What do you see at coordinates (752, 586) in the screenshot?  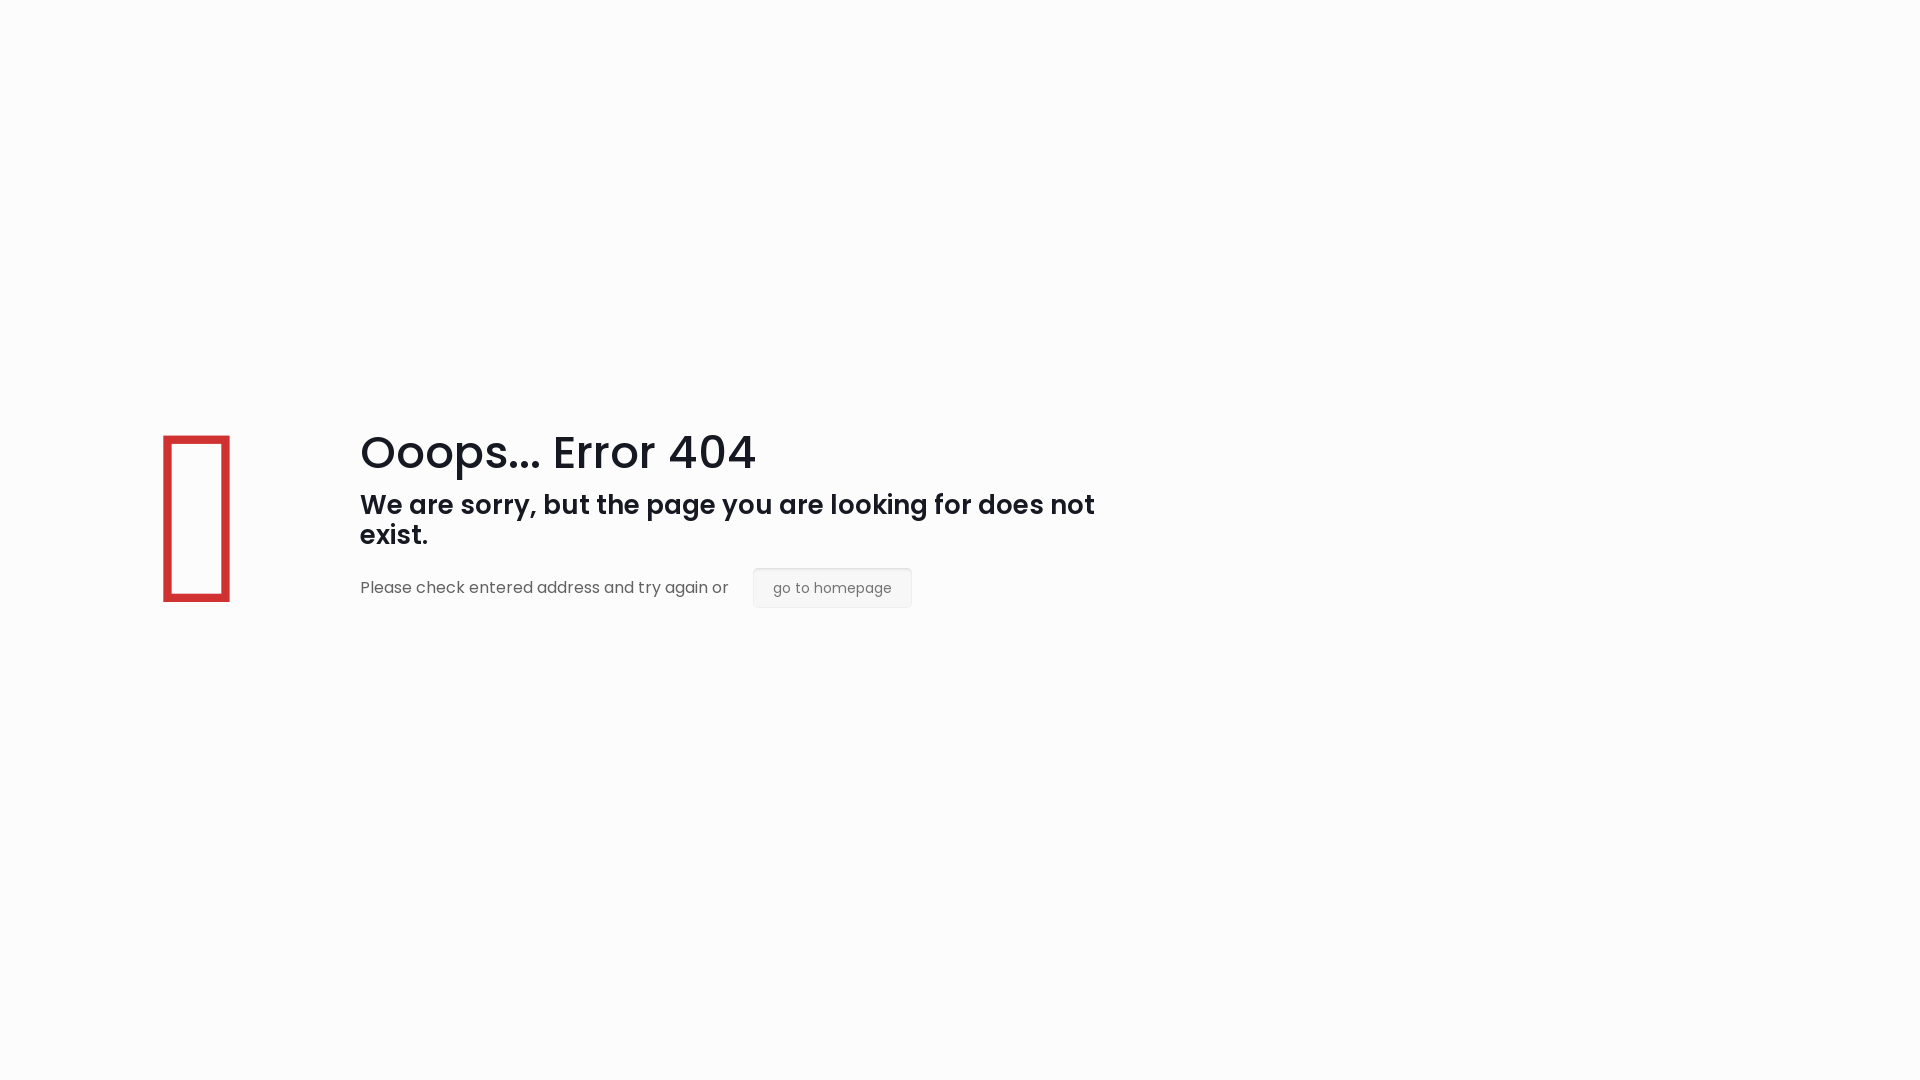 I see `'go to homepage'` at bounding box center [752, 586].